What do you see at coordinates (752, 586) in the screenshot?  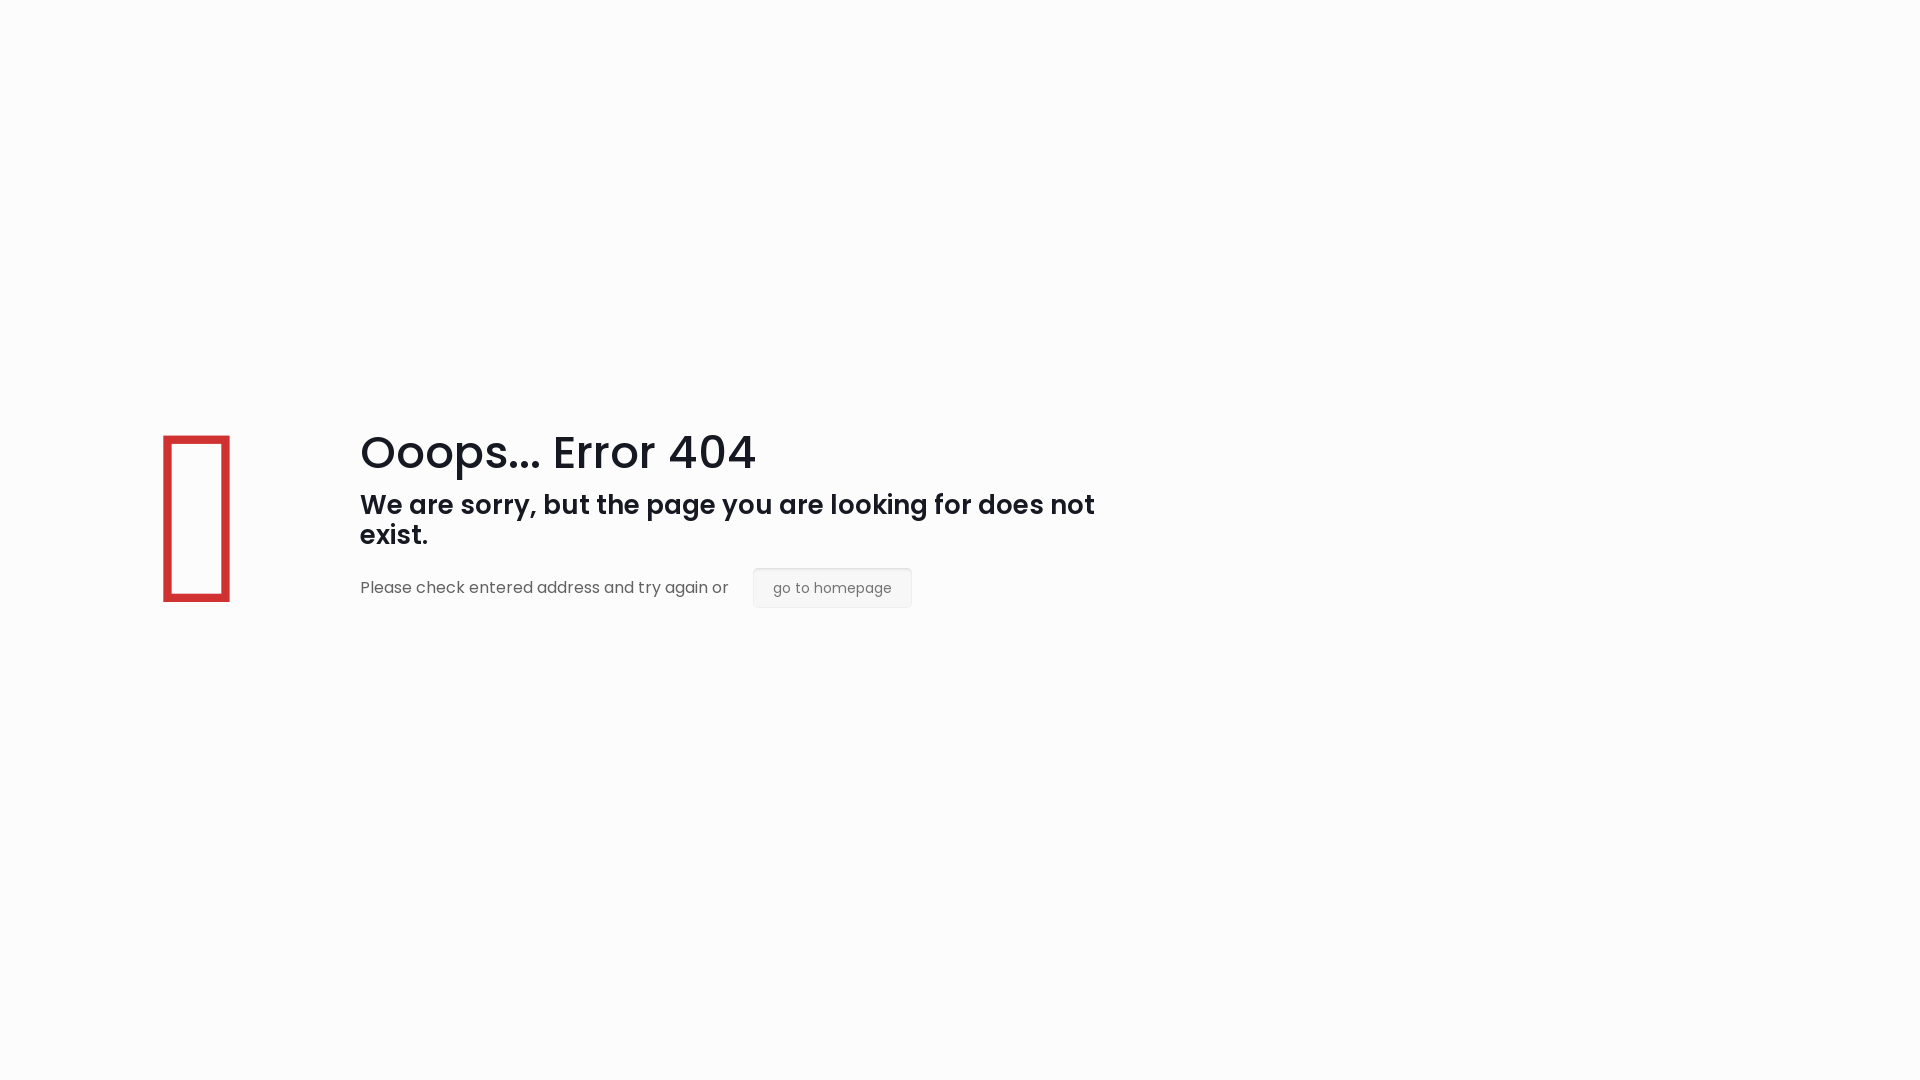 I see `'go to homepage'` at bounding box center [752, 586].